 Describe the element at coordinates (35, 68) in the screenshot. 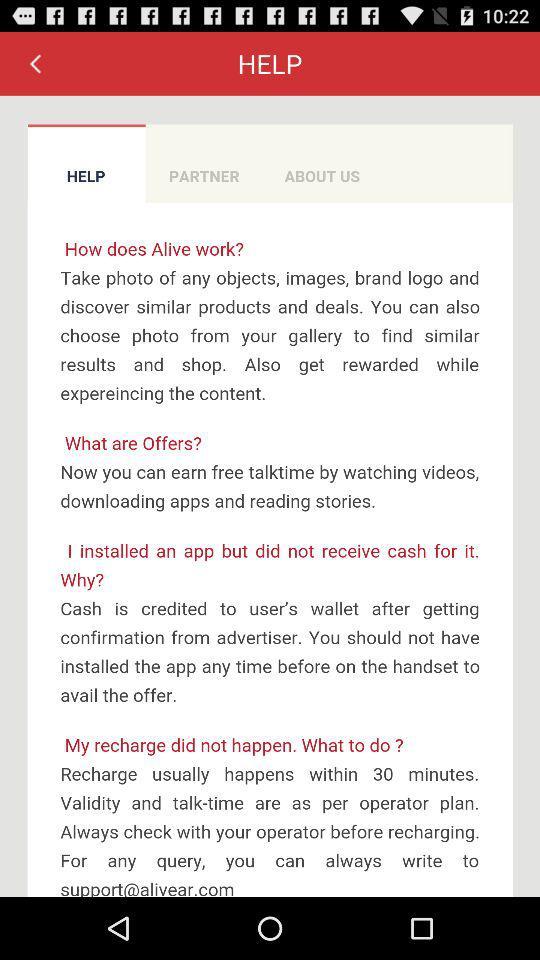

I see `the arrow_backward icon` at that location.